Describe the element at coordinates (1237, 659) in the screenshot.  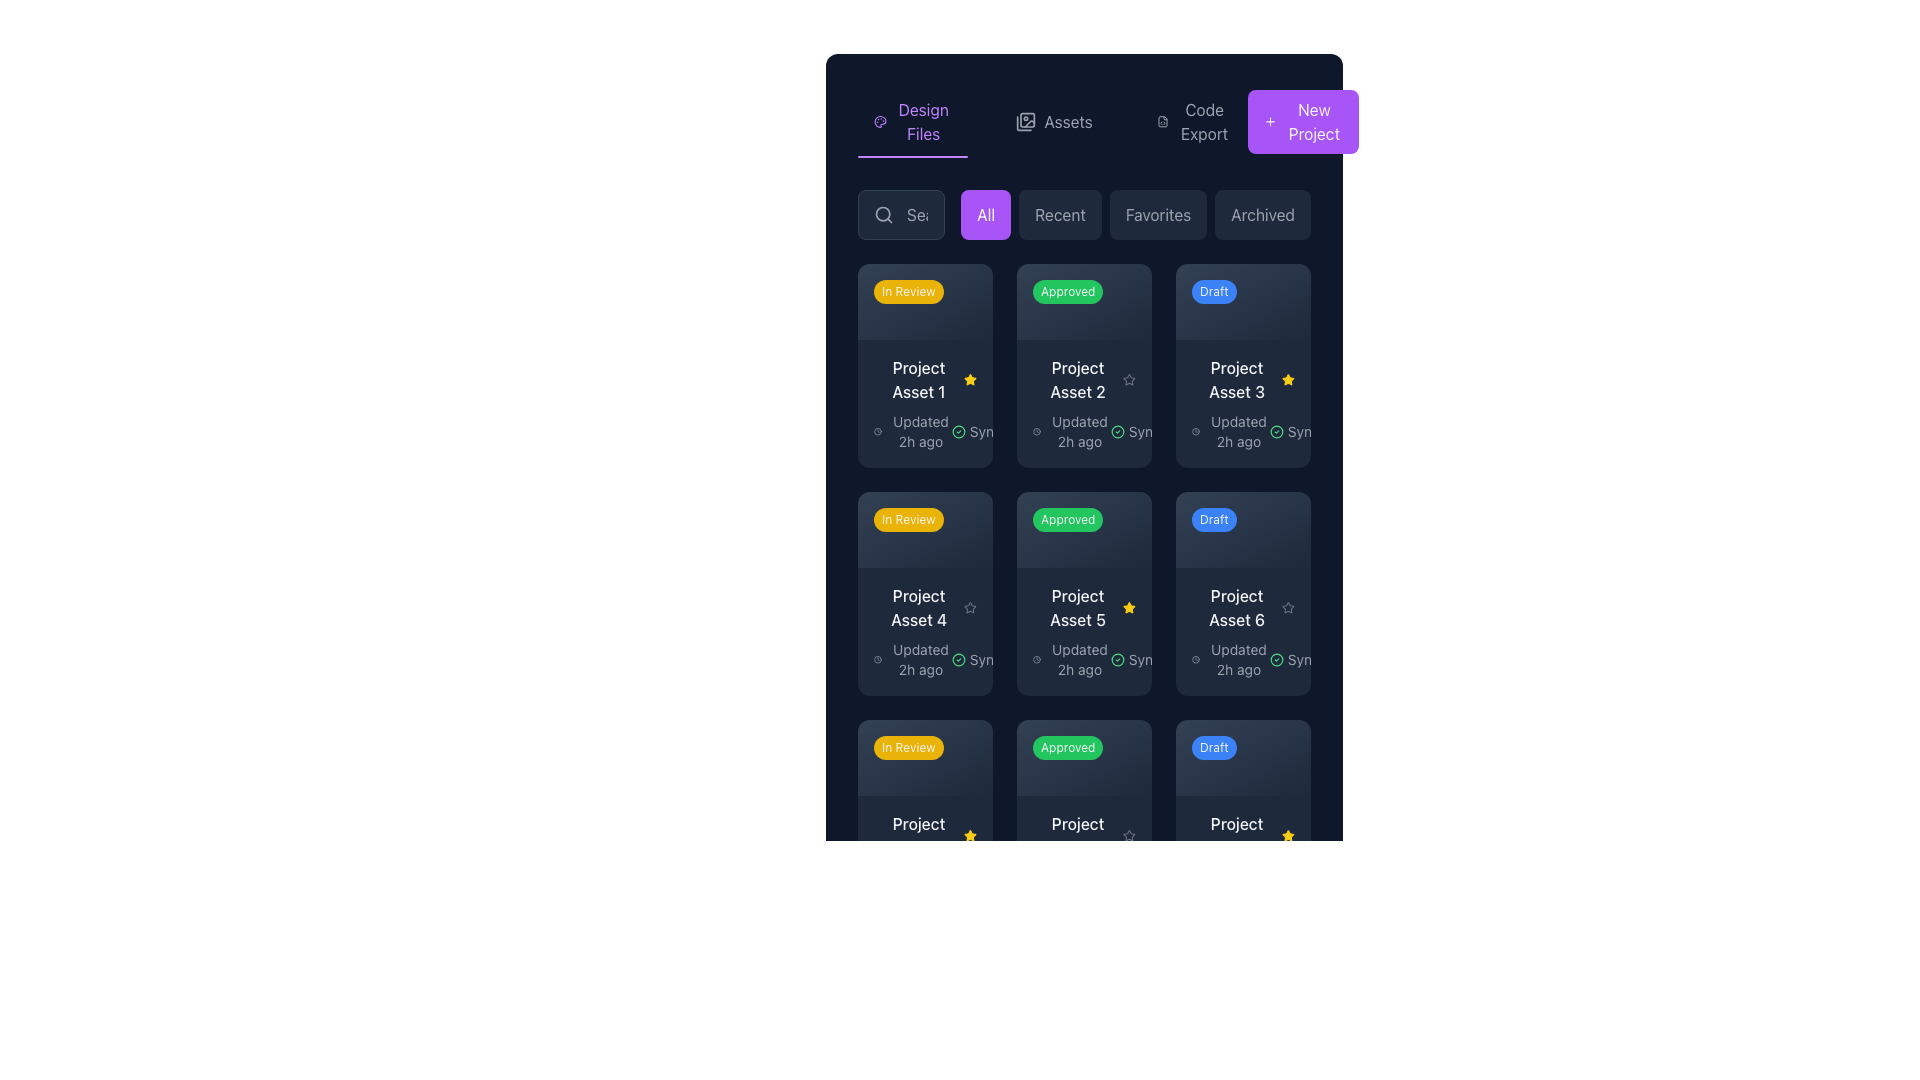
I see `the text element displaying 'Updated 2h ago', which is located at the bottom-left corner of the 'Project Asset 6' card` at that location.